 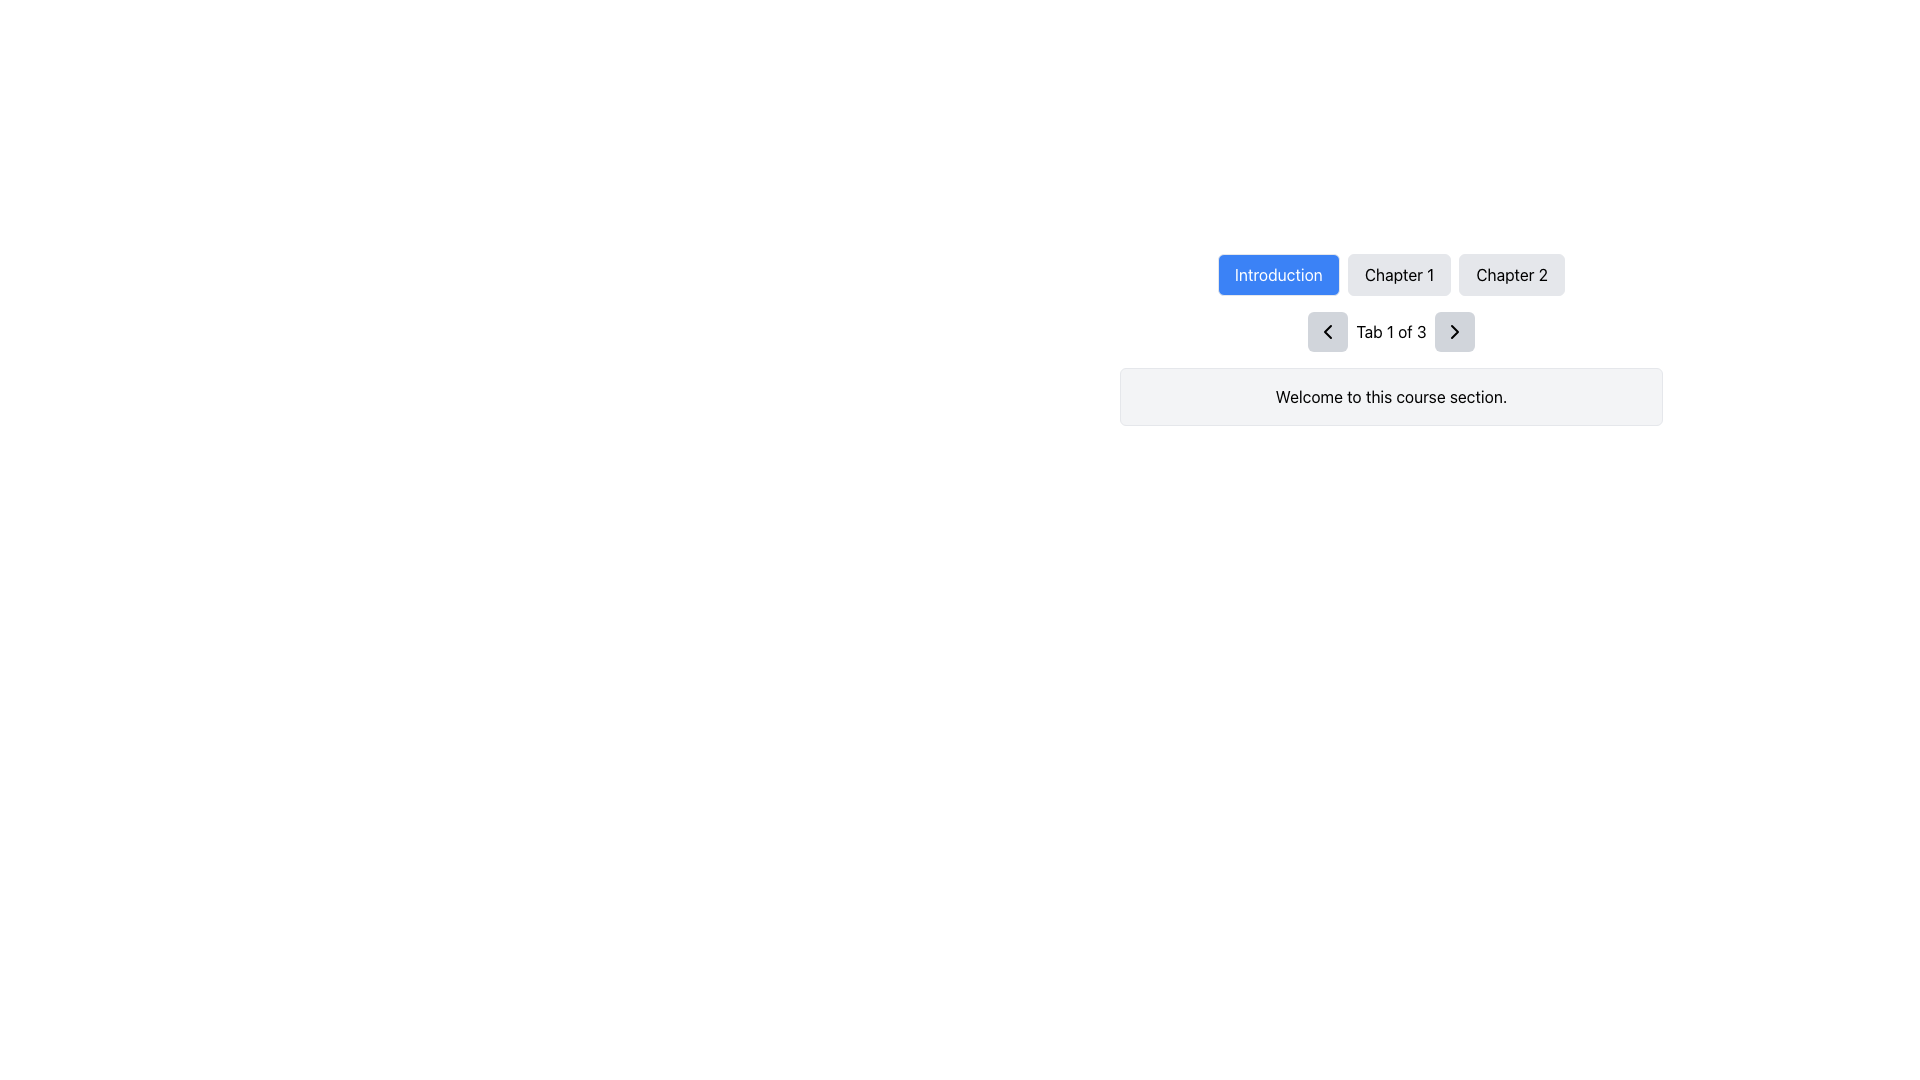 I want to click on the second button in a group of three horizontally aligned buttons, so click(x=1398, y=274).